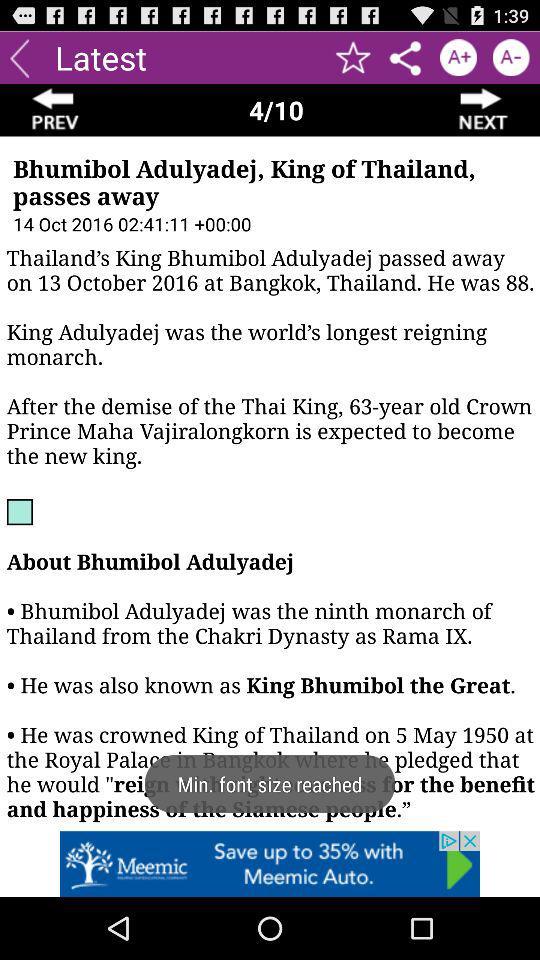  Describe the element at coordinates (511, 56) in the screenshot. I see `decrease` at that location.